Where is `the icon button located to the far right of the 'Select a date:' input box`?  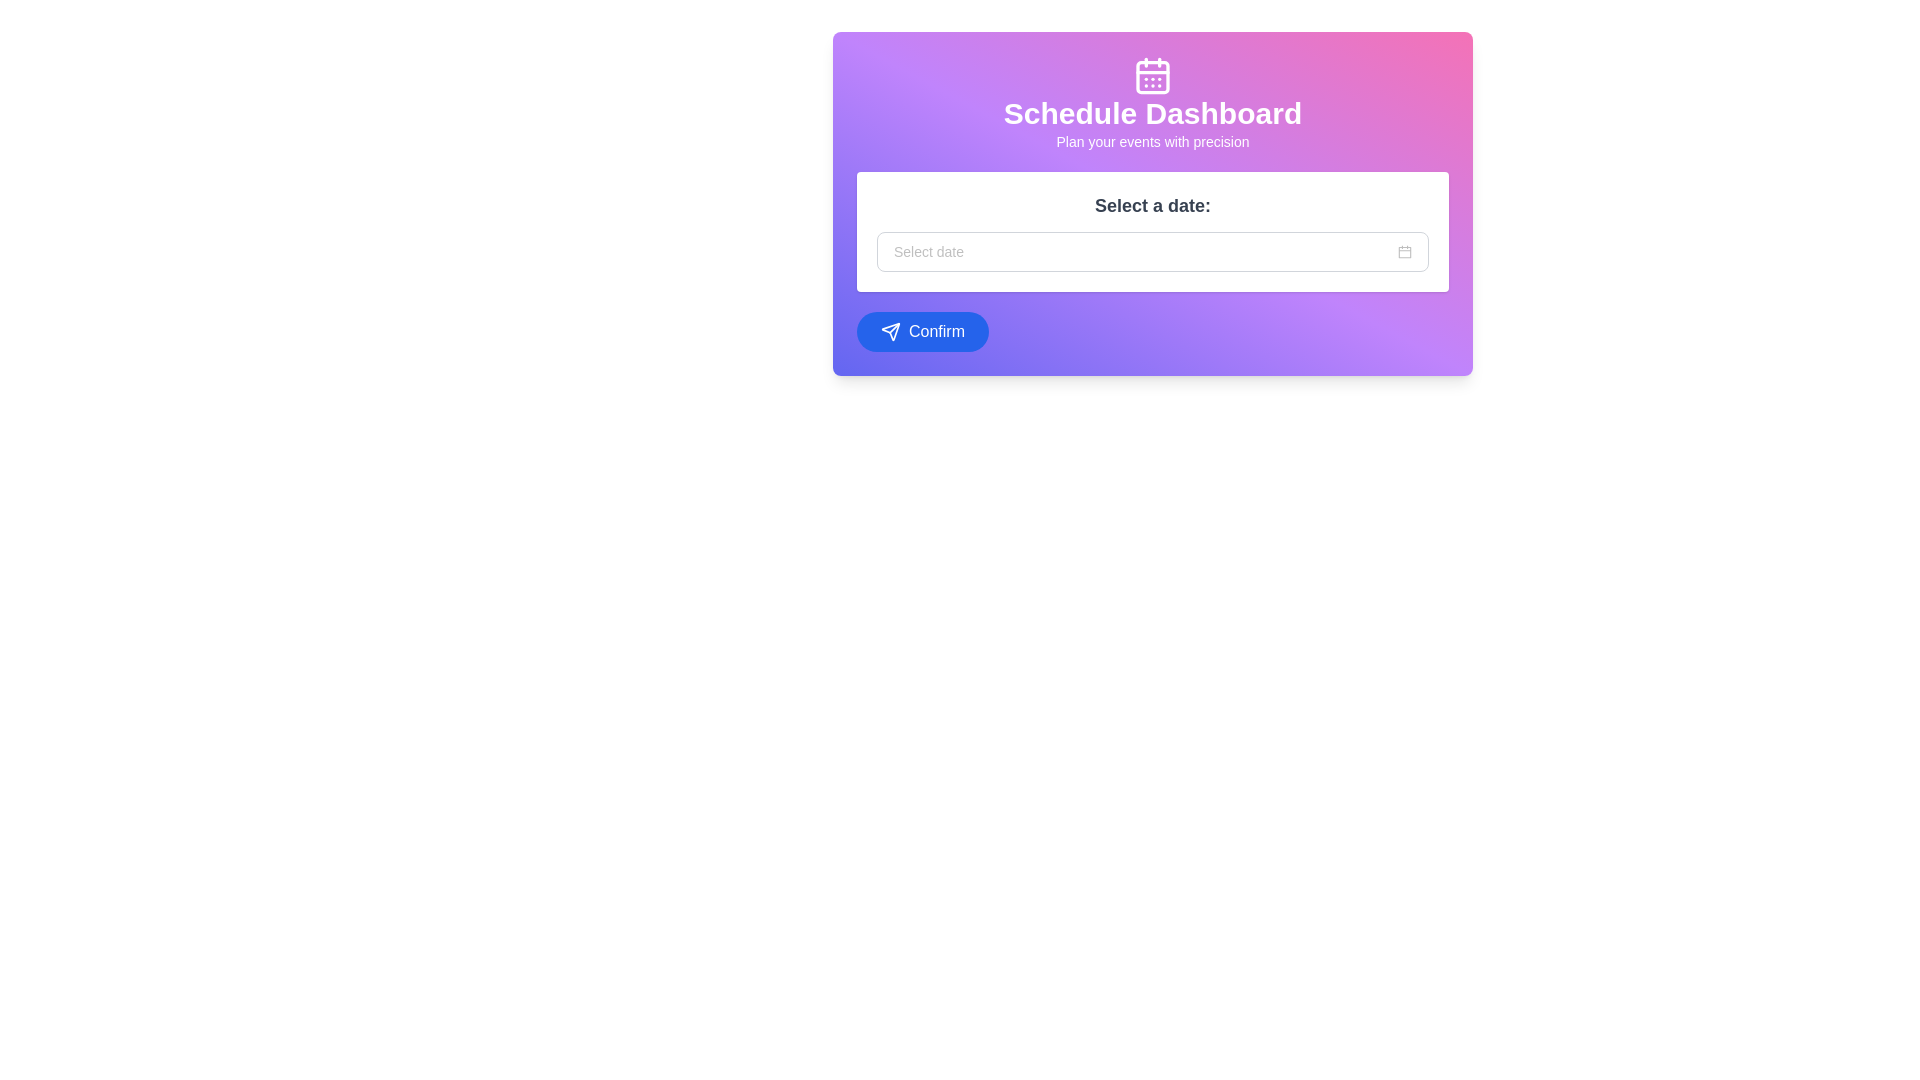
the icon button located to the far right of the 'Select a date:' input box is located at coordinates (1404, 250).